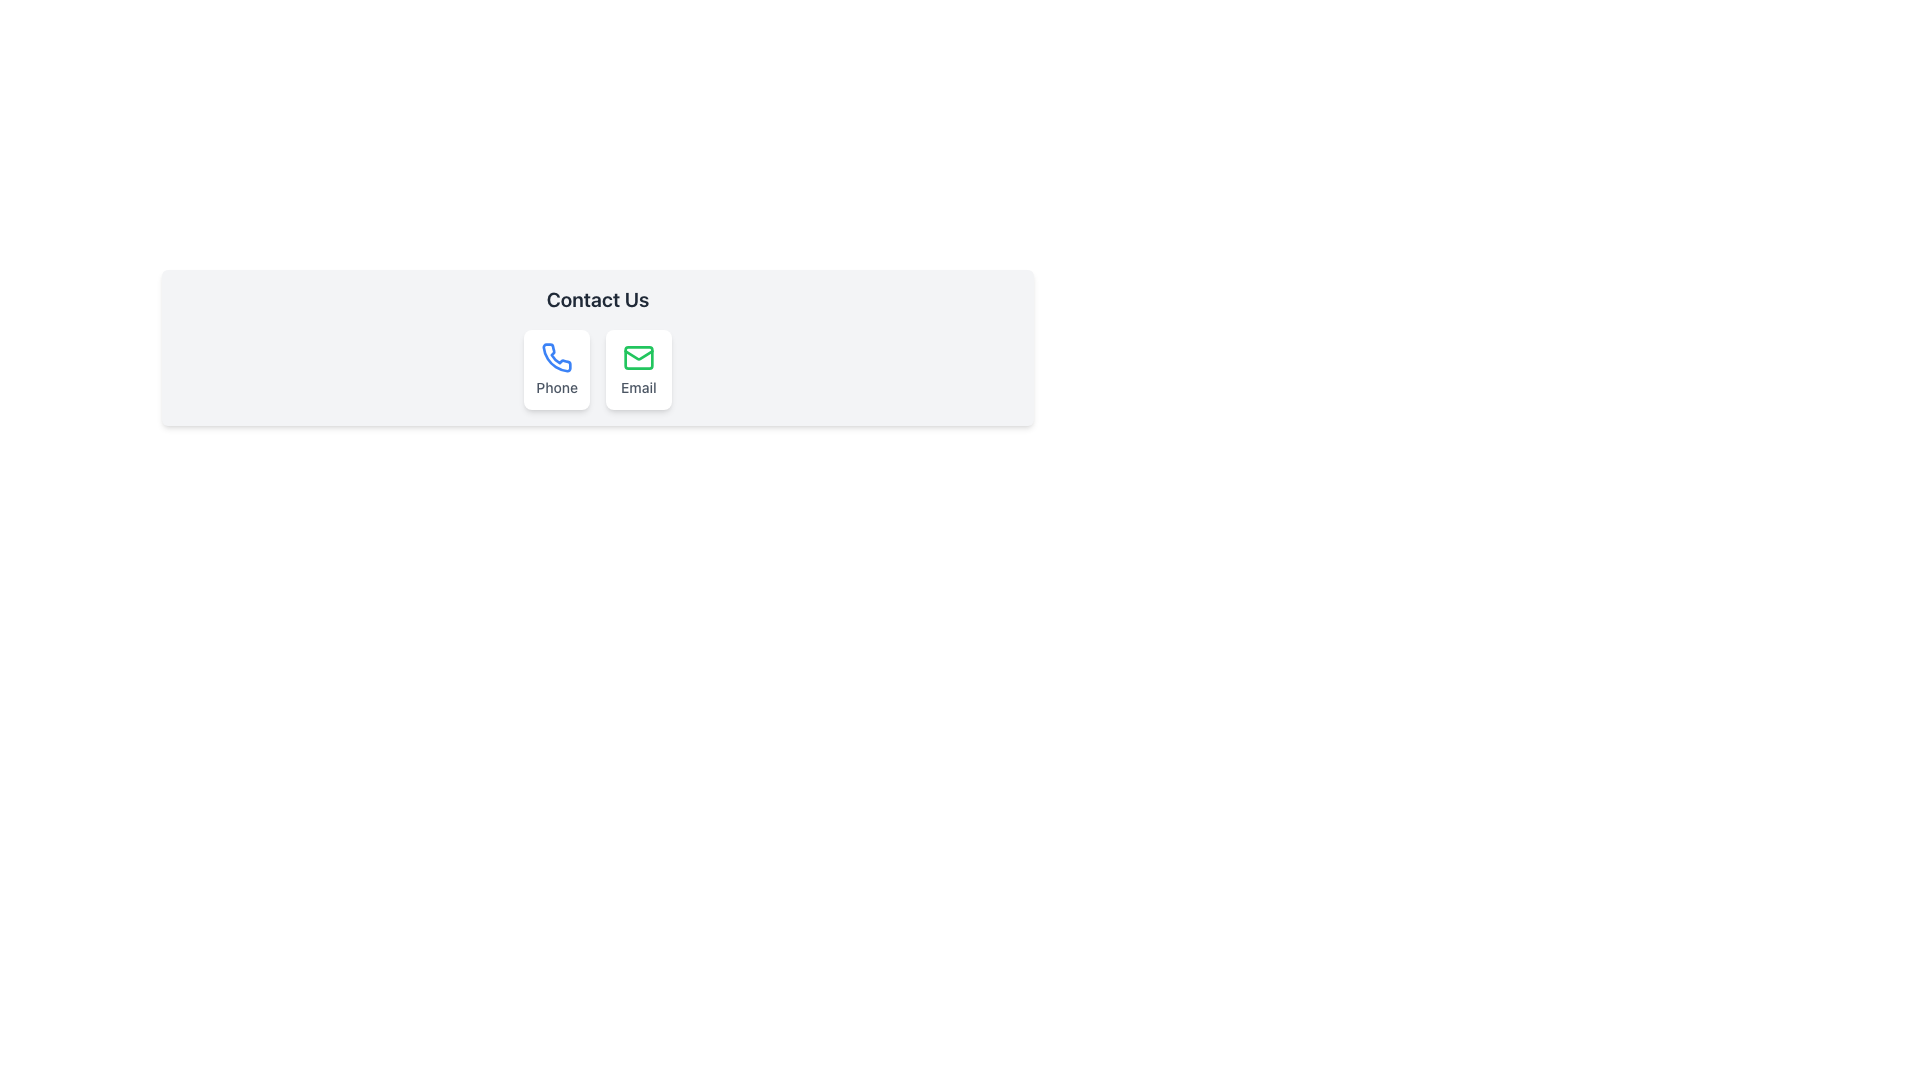 The width and height of the screenshot is (1920, 1080). Describe the element at coordinates (637, 357) in the screenshot. I see `the email icon located in the contact section of the interface, which is positioned to the right of the Phone box and to the left of the Email text label, to initiate email communication` at that location.